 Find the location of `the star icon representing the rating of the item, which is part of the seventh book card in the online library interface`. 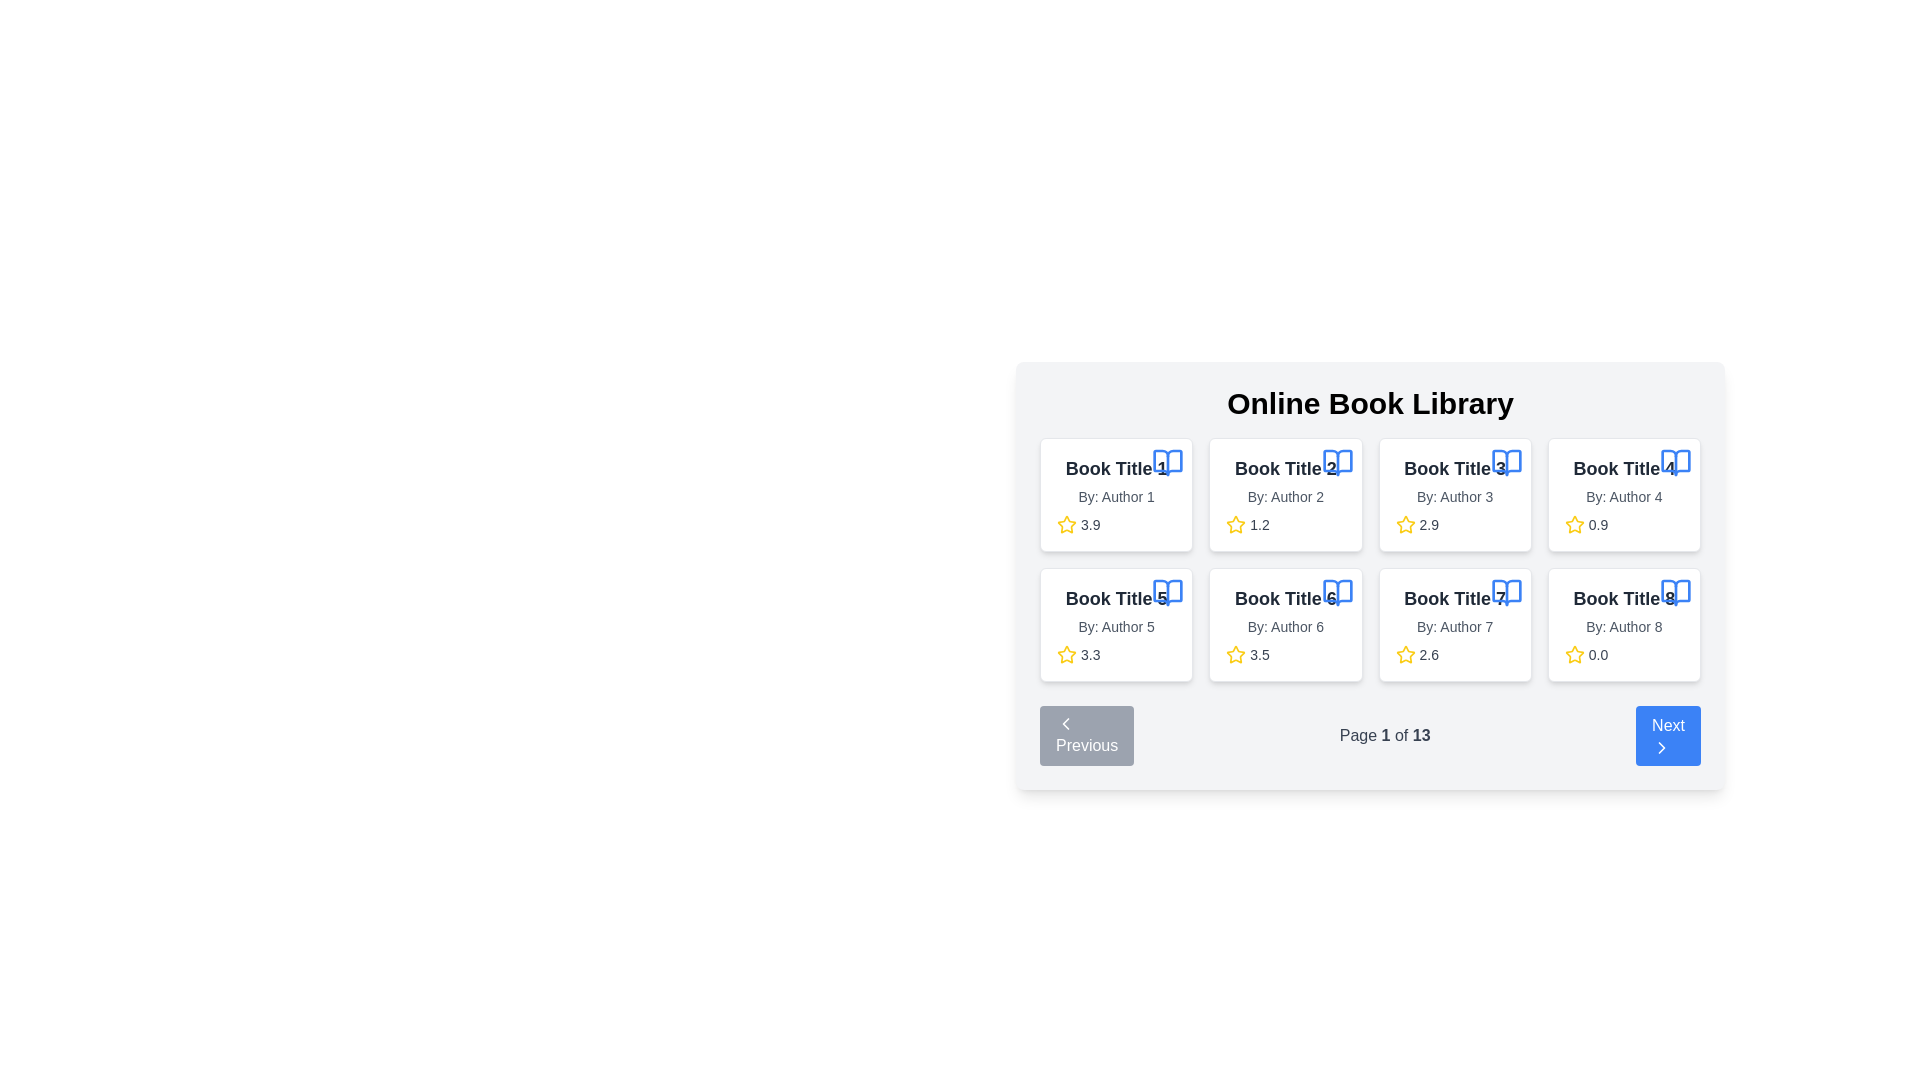

the star icon representing the rating of the item, which is part of the seventh book card in the online library interface is located at coordinates (1404, 655).